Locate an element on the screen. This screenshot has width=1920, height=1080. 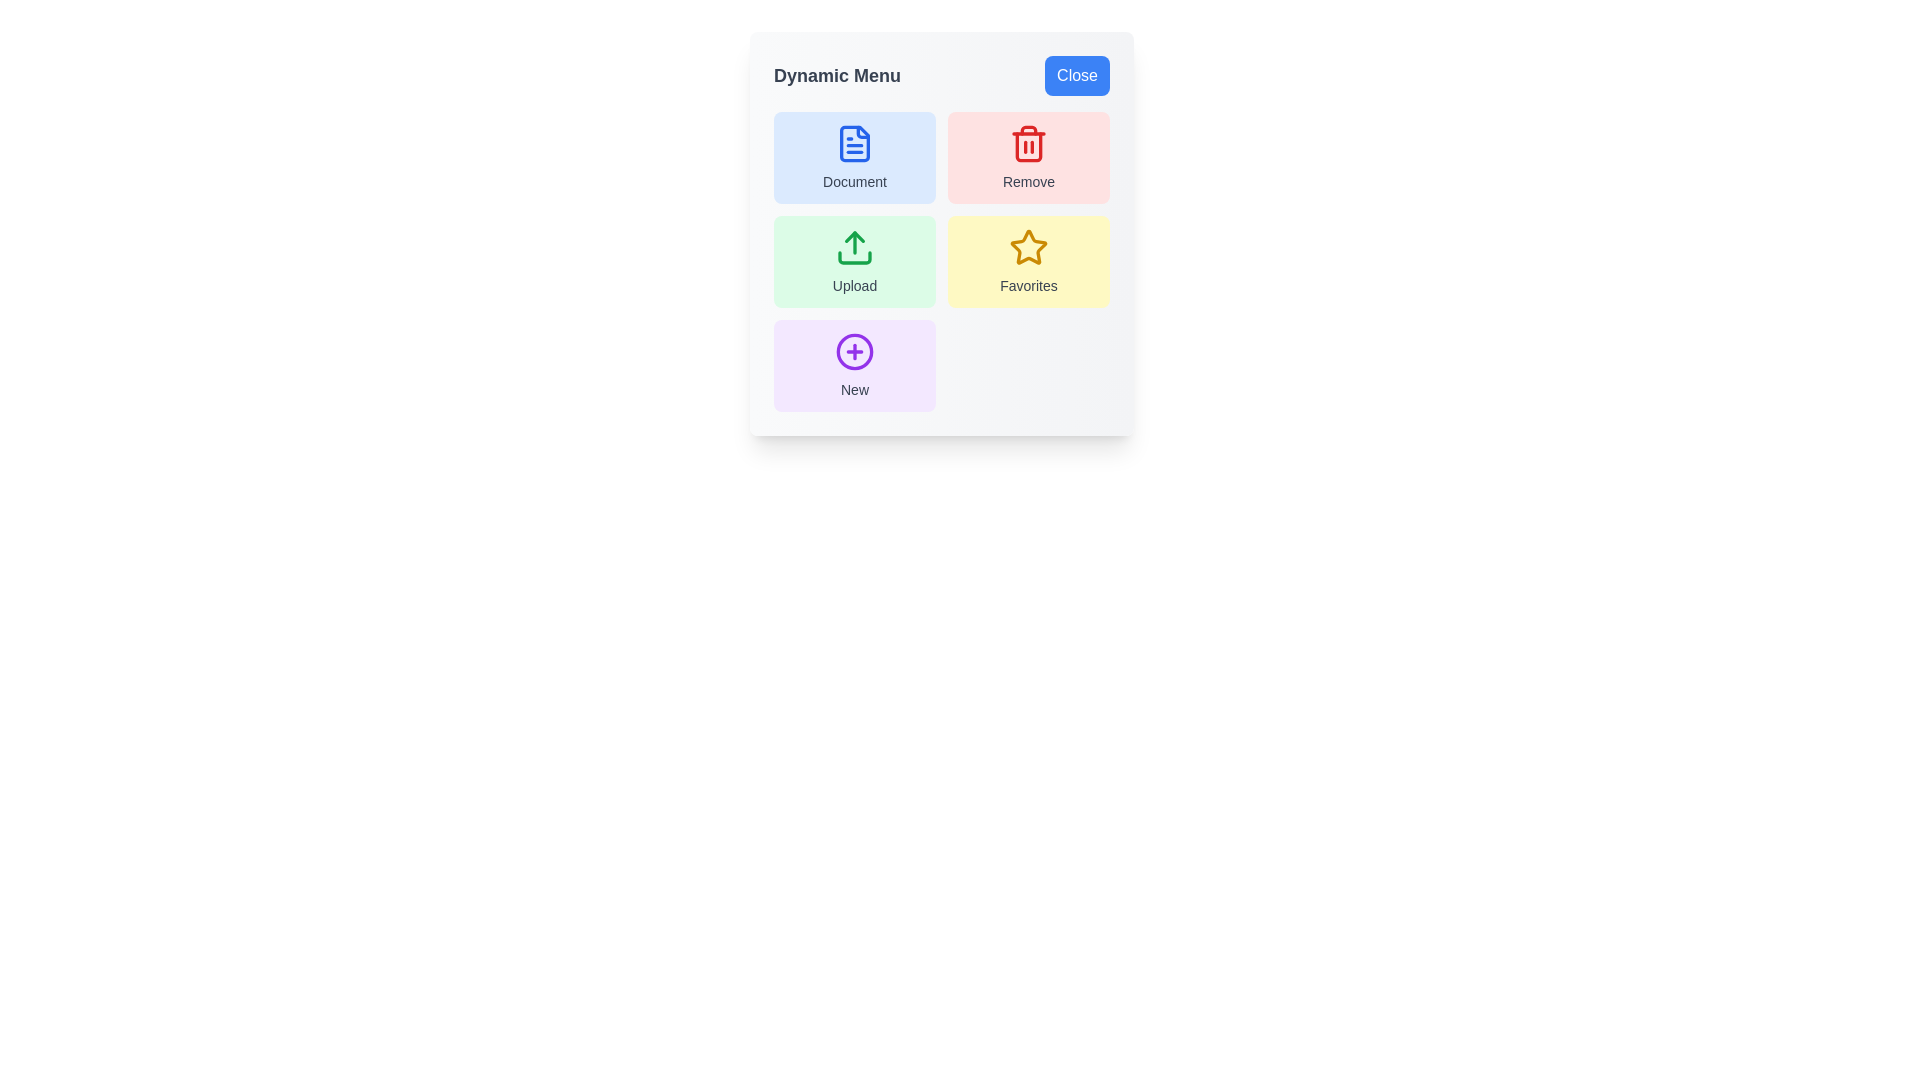
the static text label indicating the 'Favorites' action, located at the bottom-right corner of the button grid, directly below the star icon is located at coordinates (1028, 285).